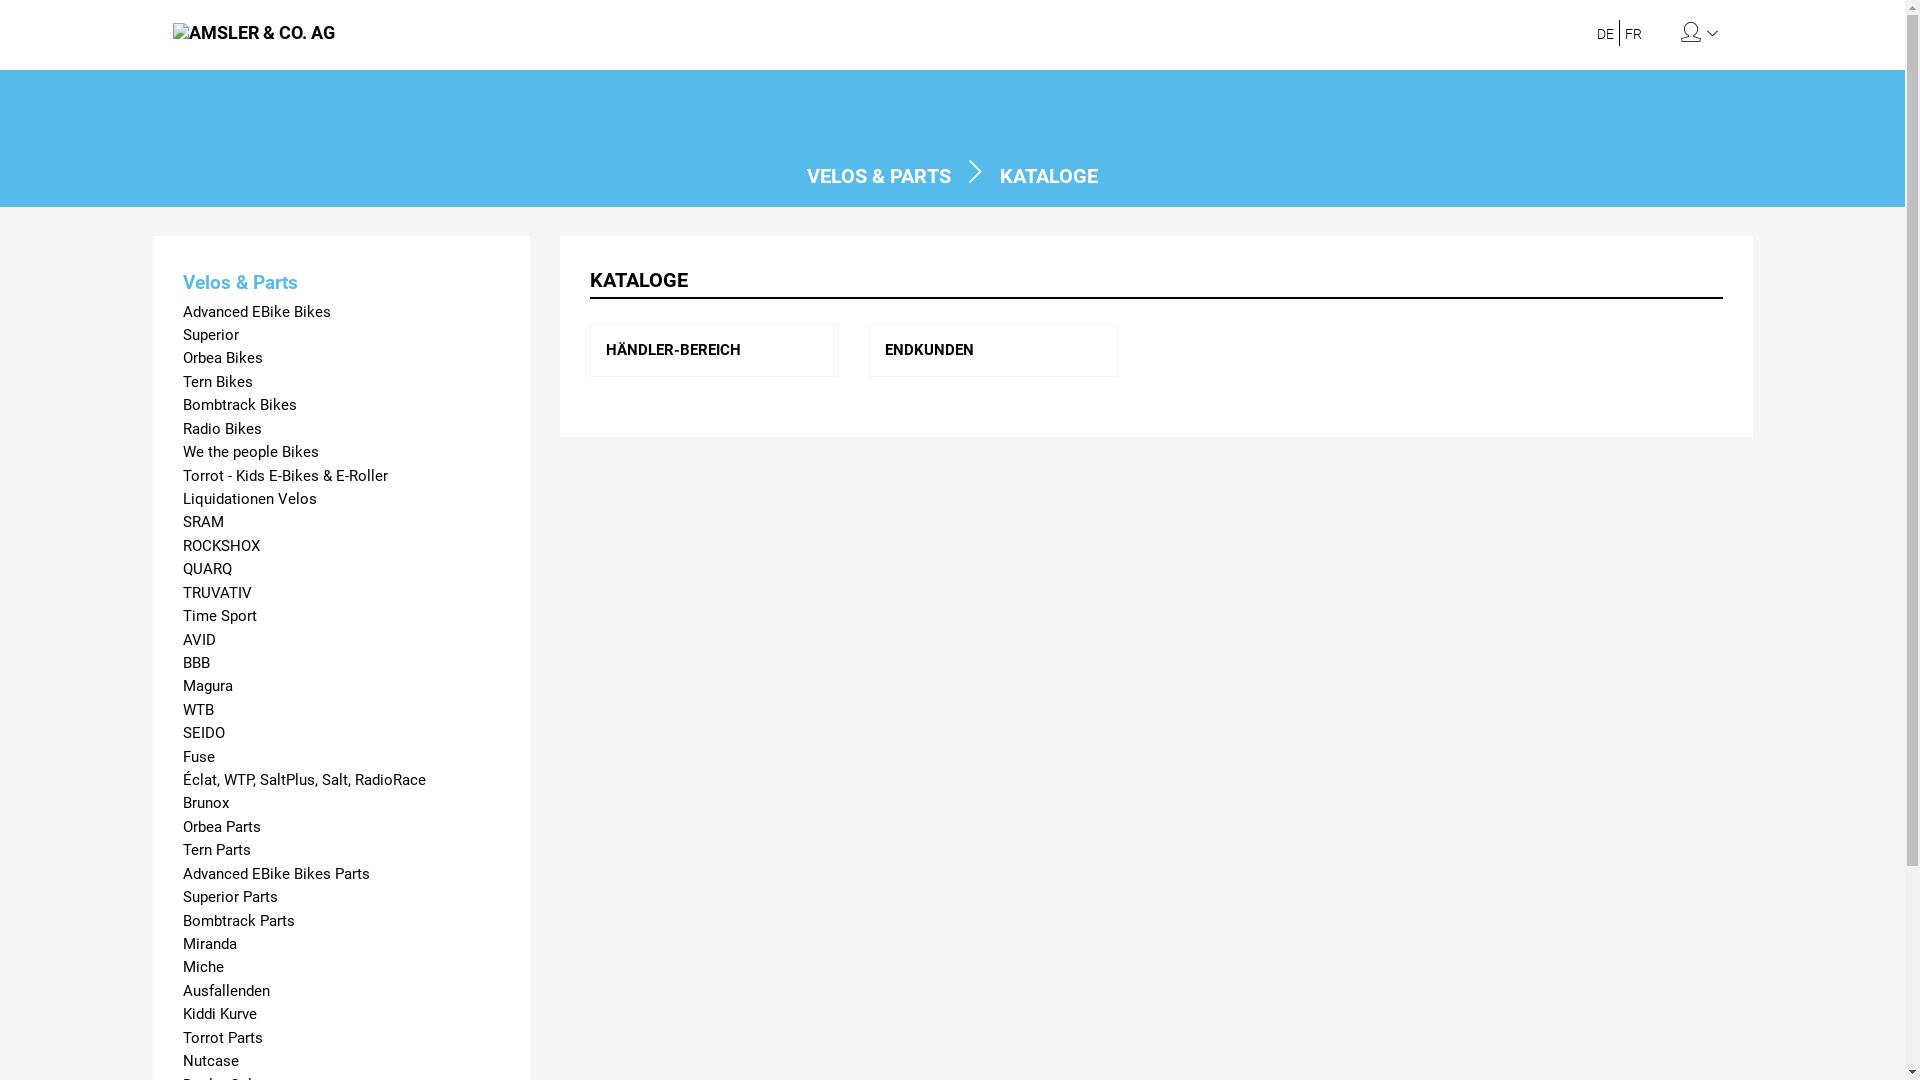  I want to click on 'Velos & Parts', so click(340, 282).